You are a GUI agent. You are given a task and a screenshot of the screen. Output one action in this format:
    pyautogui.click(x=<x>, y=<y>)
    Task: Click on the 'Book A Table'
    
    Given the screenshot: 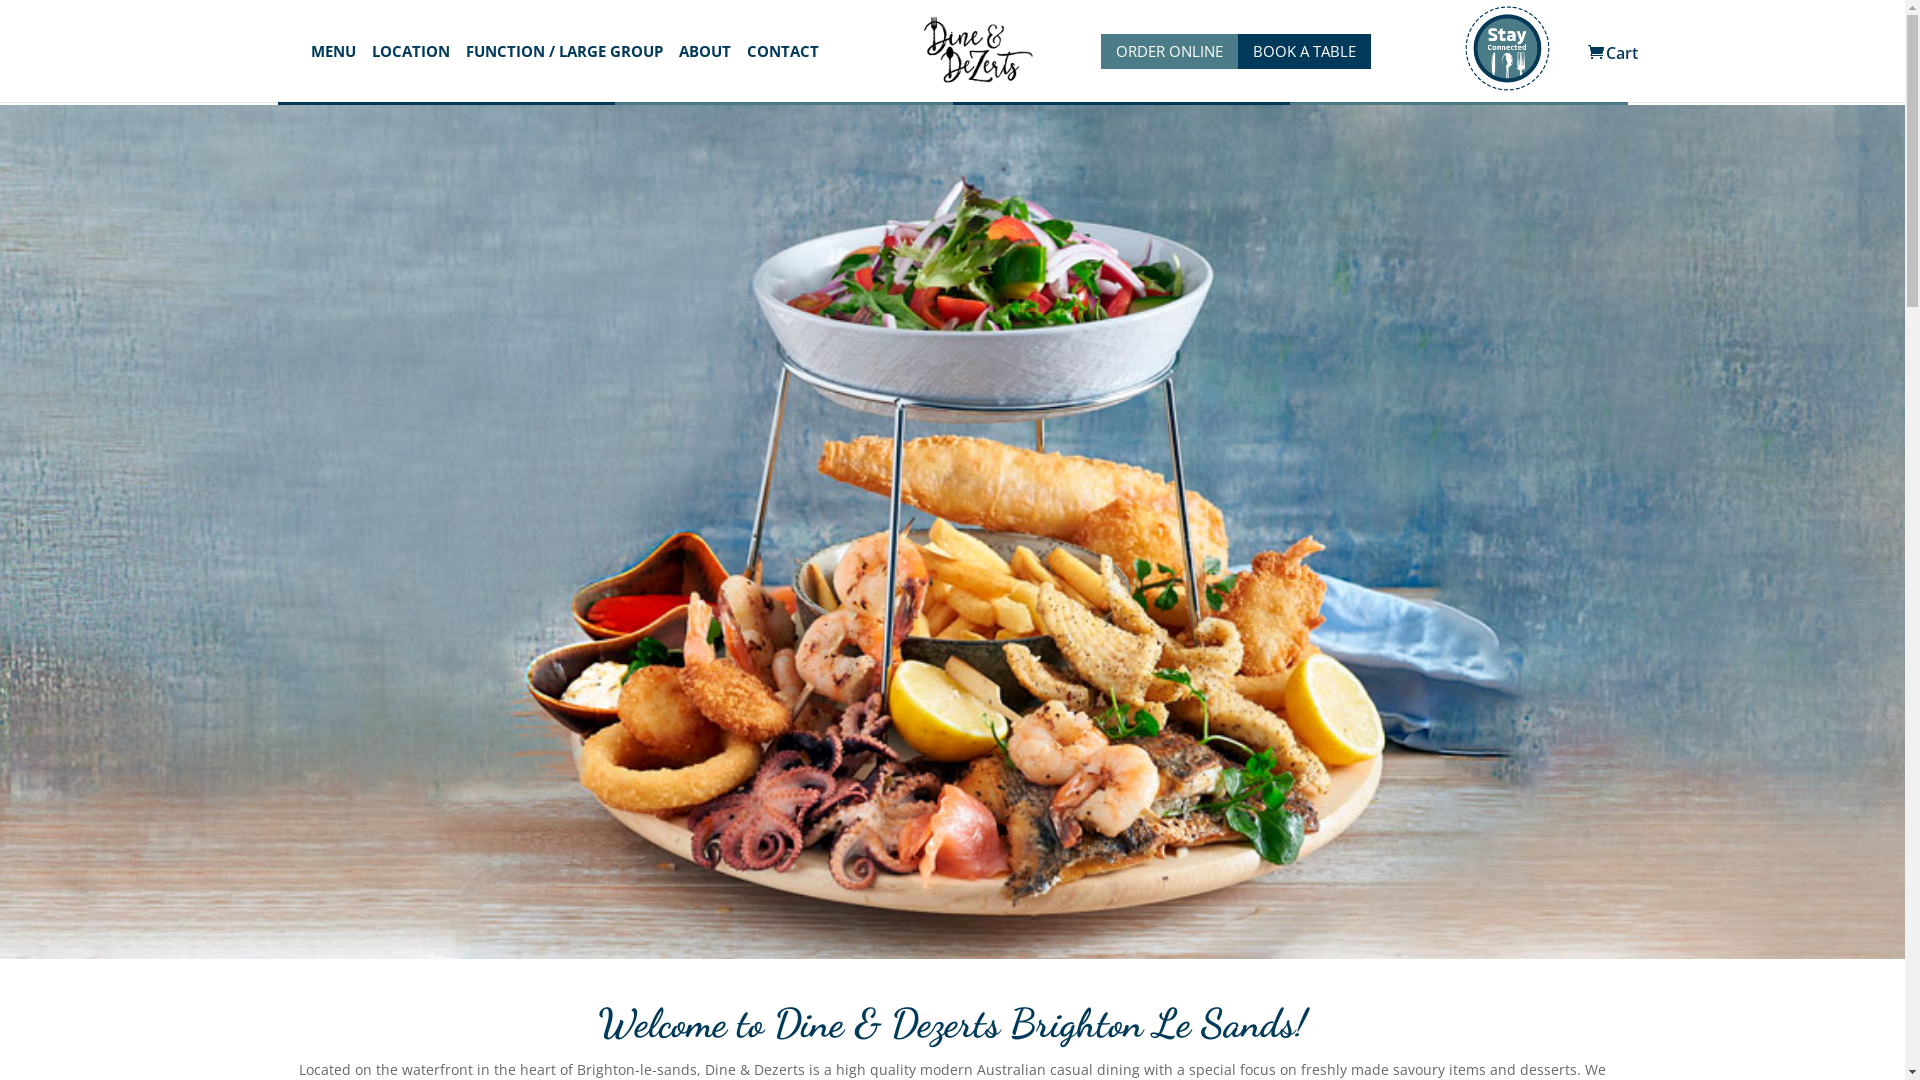 What is the action you would take?
    pyautogui.click(x=1290, y=82)
    